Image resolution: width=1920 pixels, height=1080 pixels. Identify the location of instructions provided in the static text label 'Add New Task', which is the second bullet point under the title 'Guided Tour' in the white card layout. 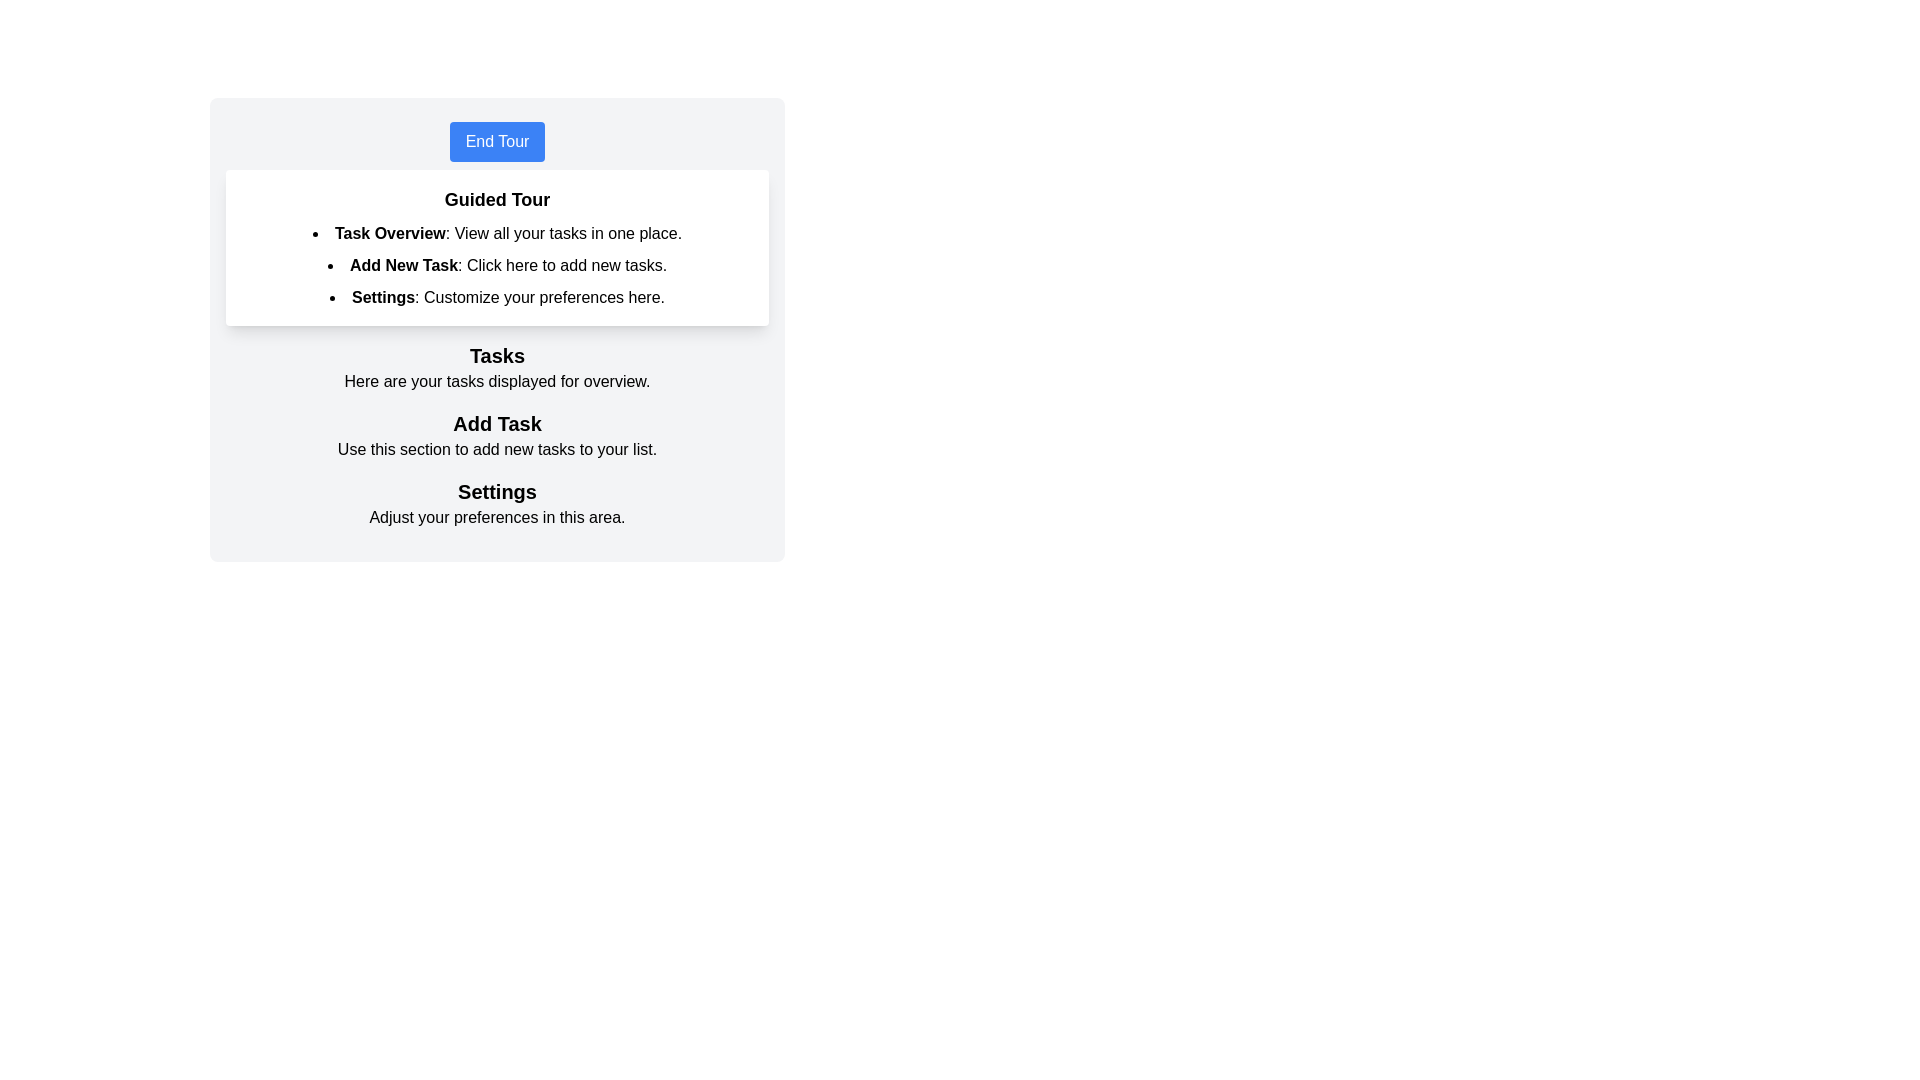
(402, 264).